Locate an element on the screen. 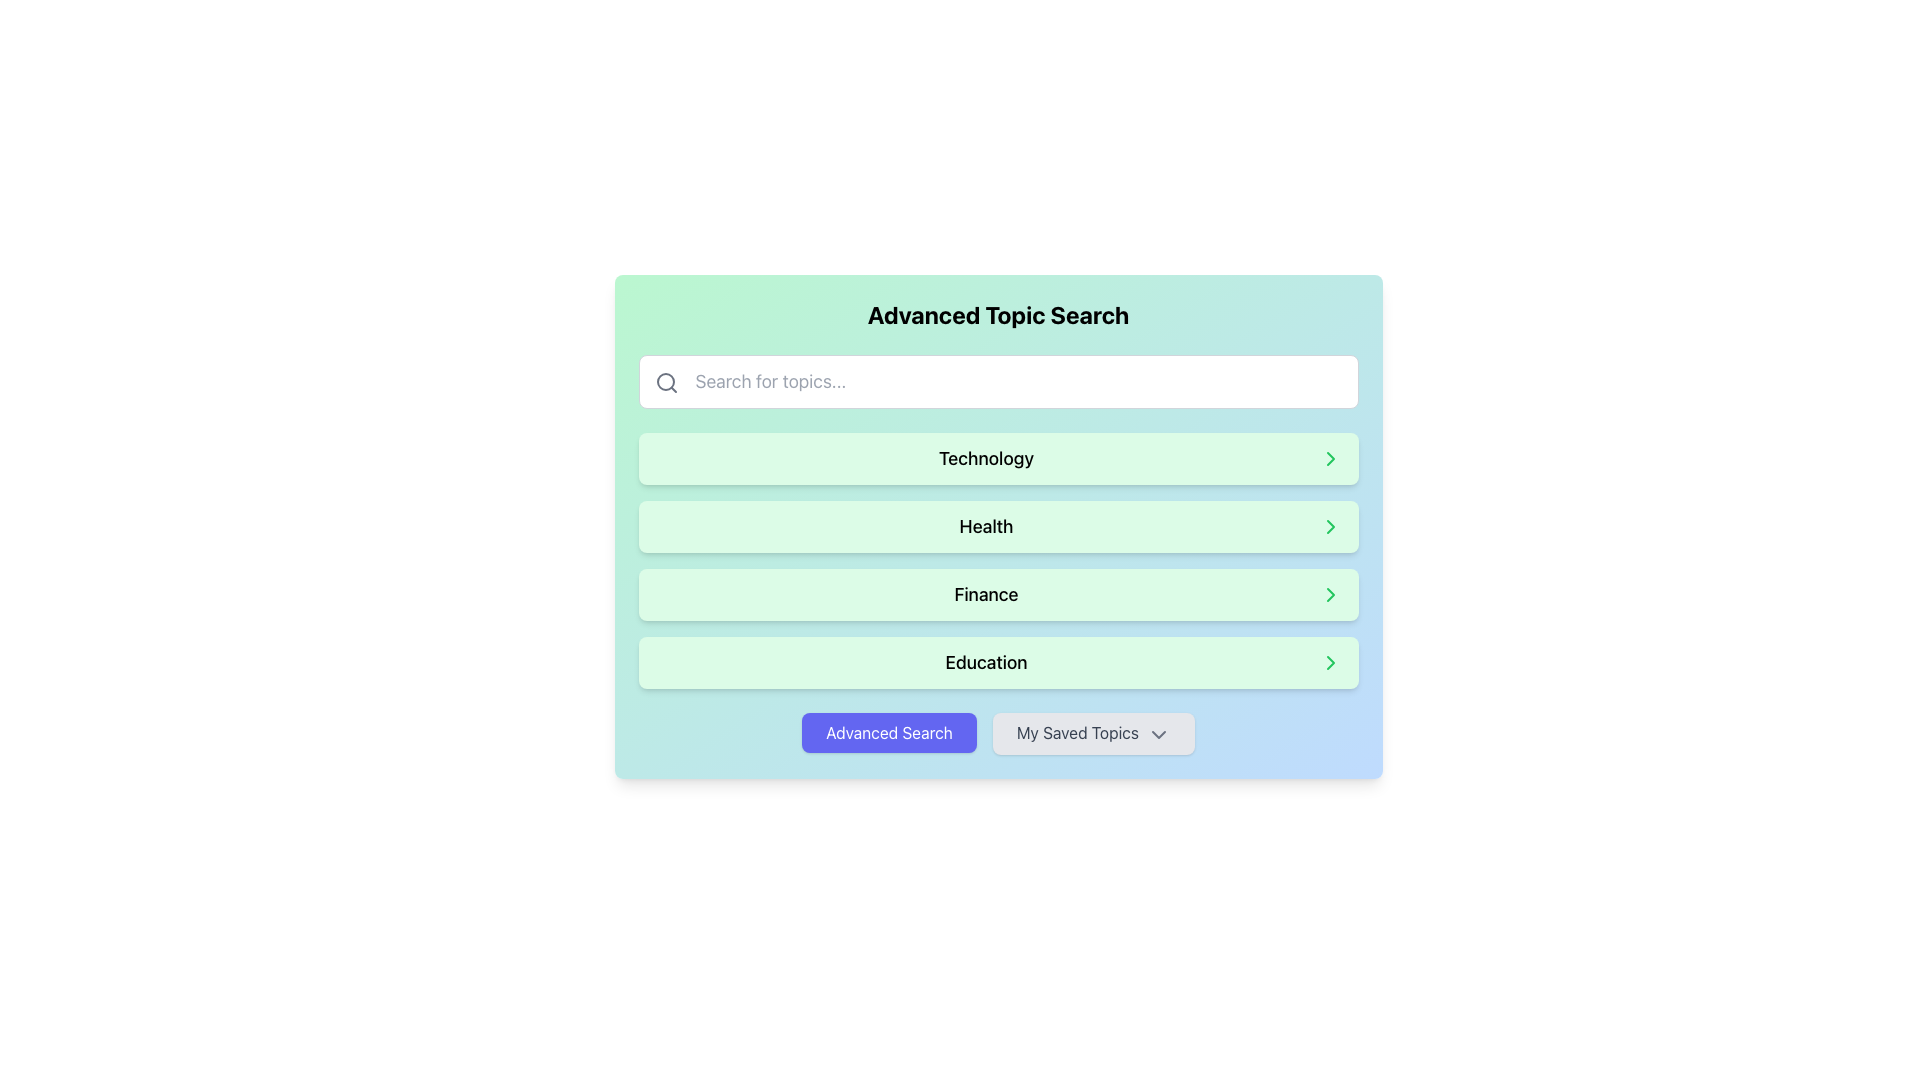  the small gray magnifying glass icon located on the left side of the search bar, which features a circular handle and a connecting line to the lens is located at coordinates (666, 382).